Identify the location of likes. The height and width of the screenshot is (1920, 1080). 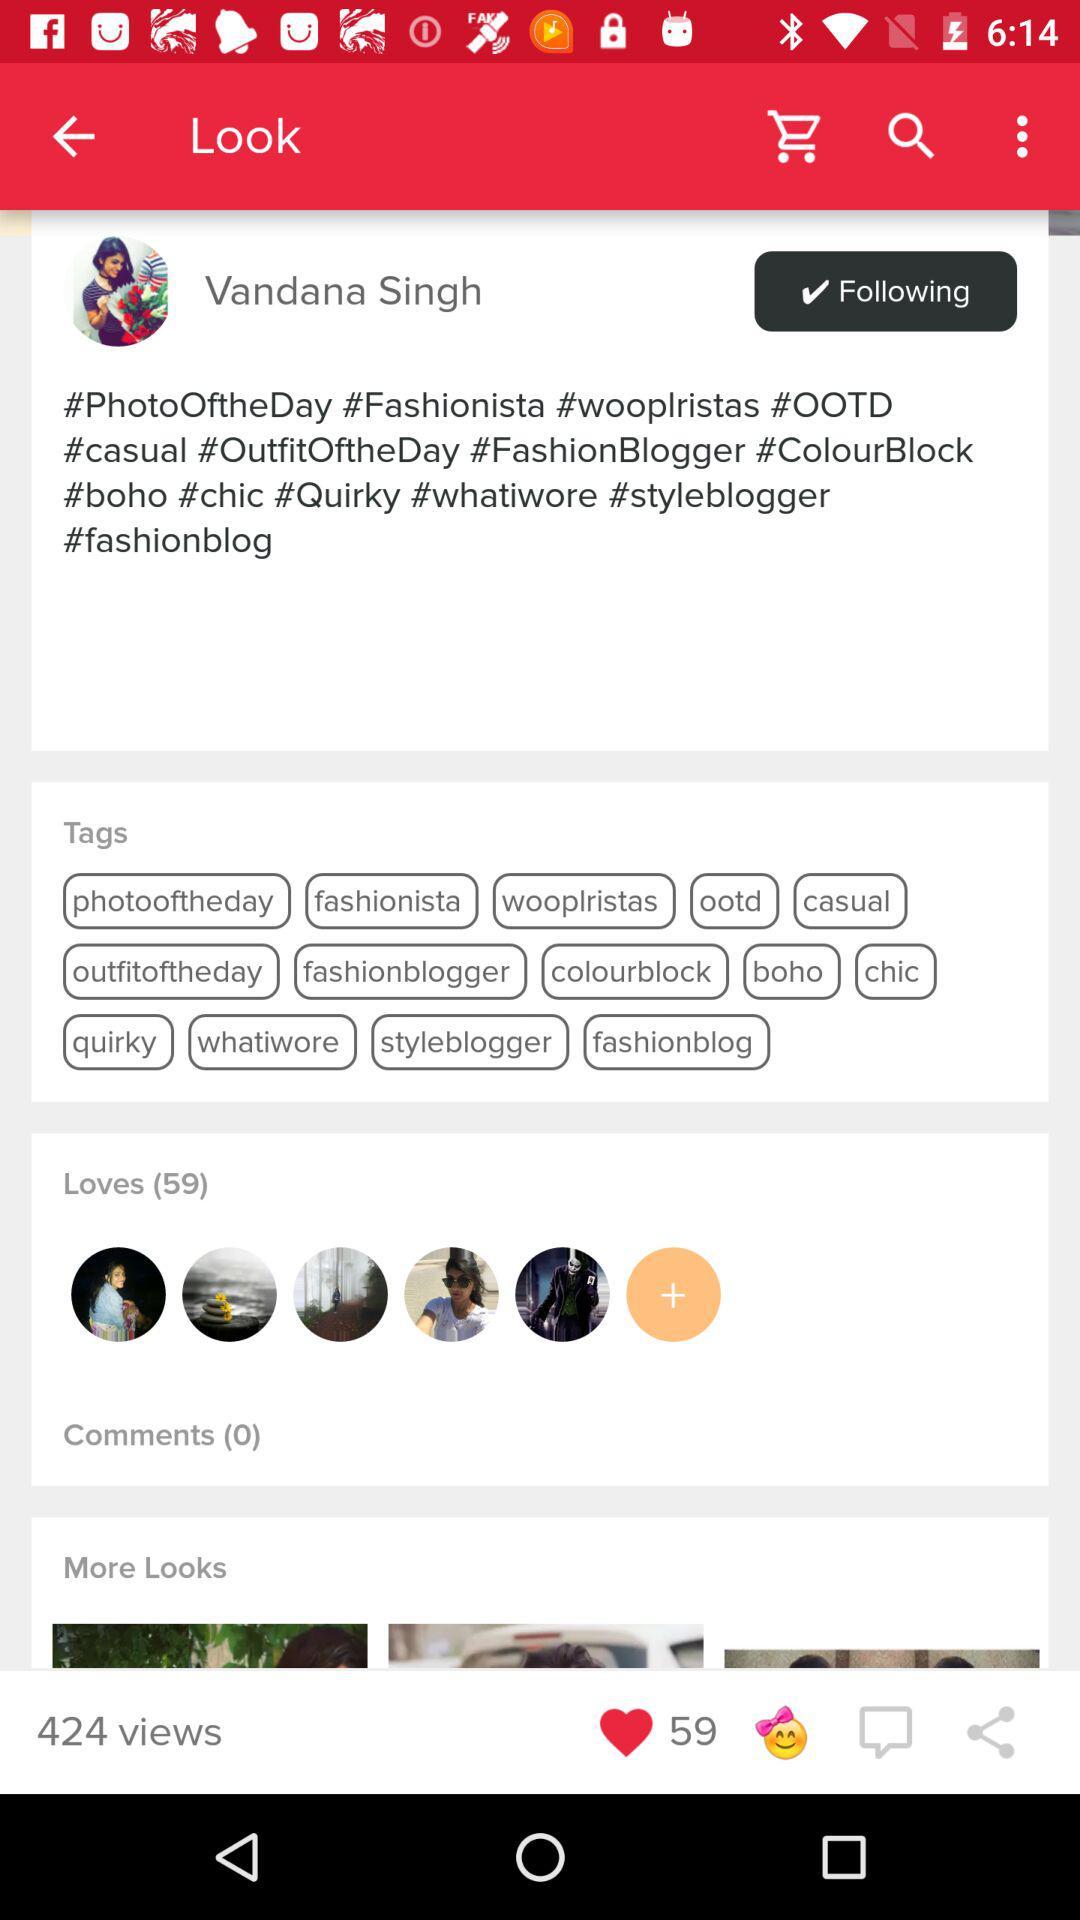
(673, 1294).